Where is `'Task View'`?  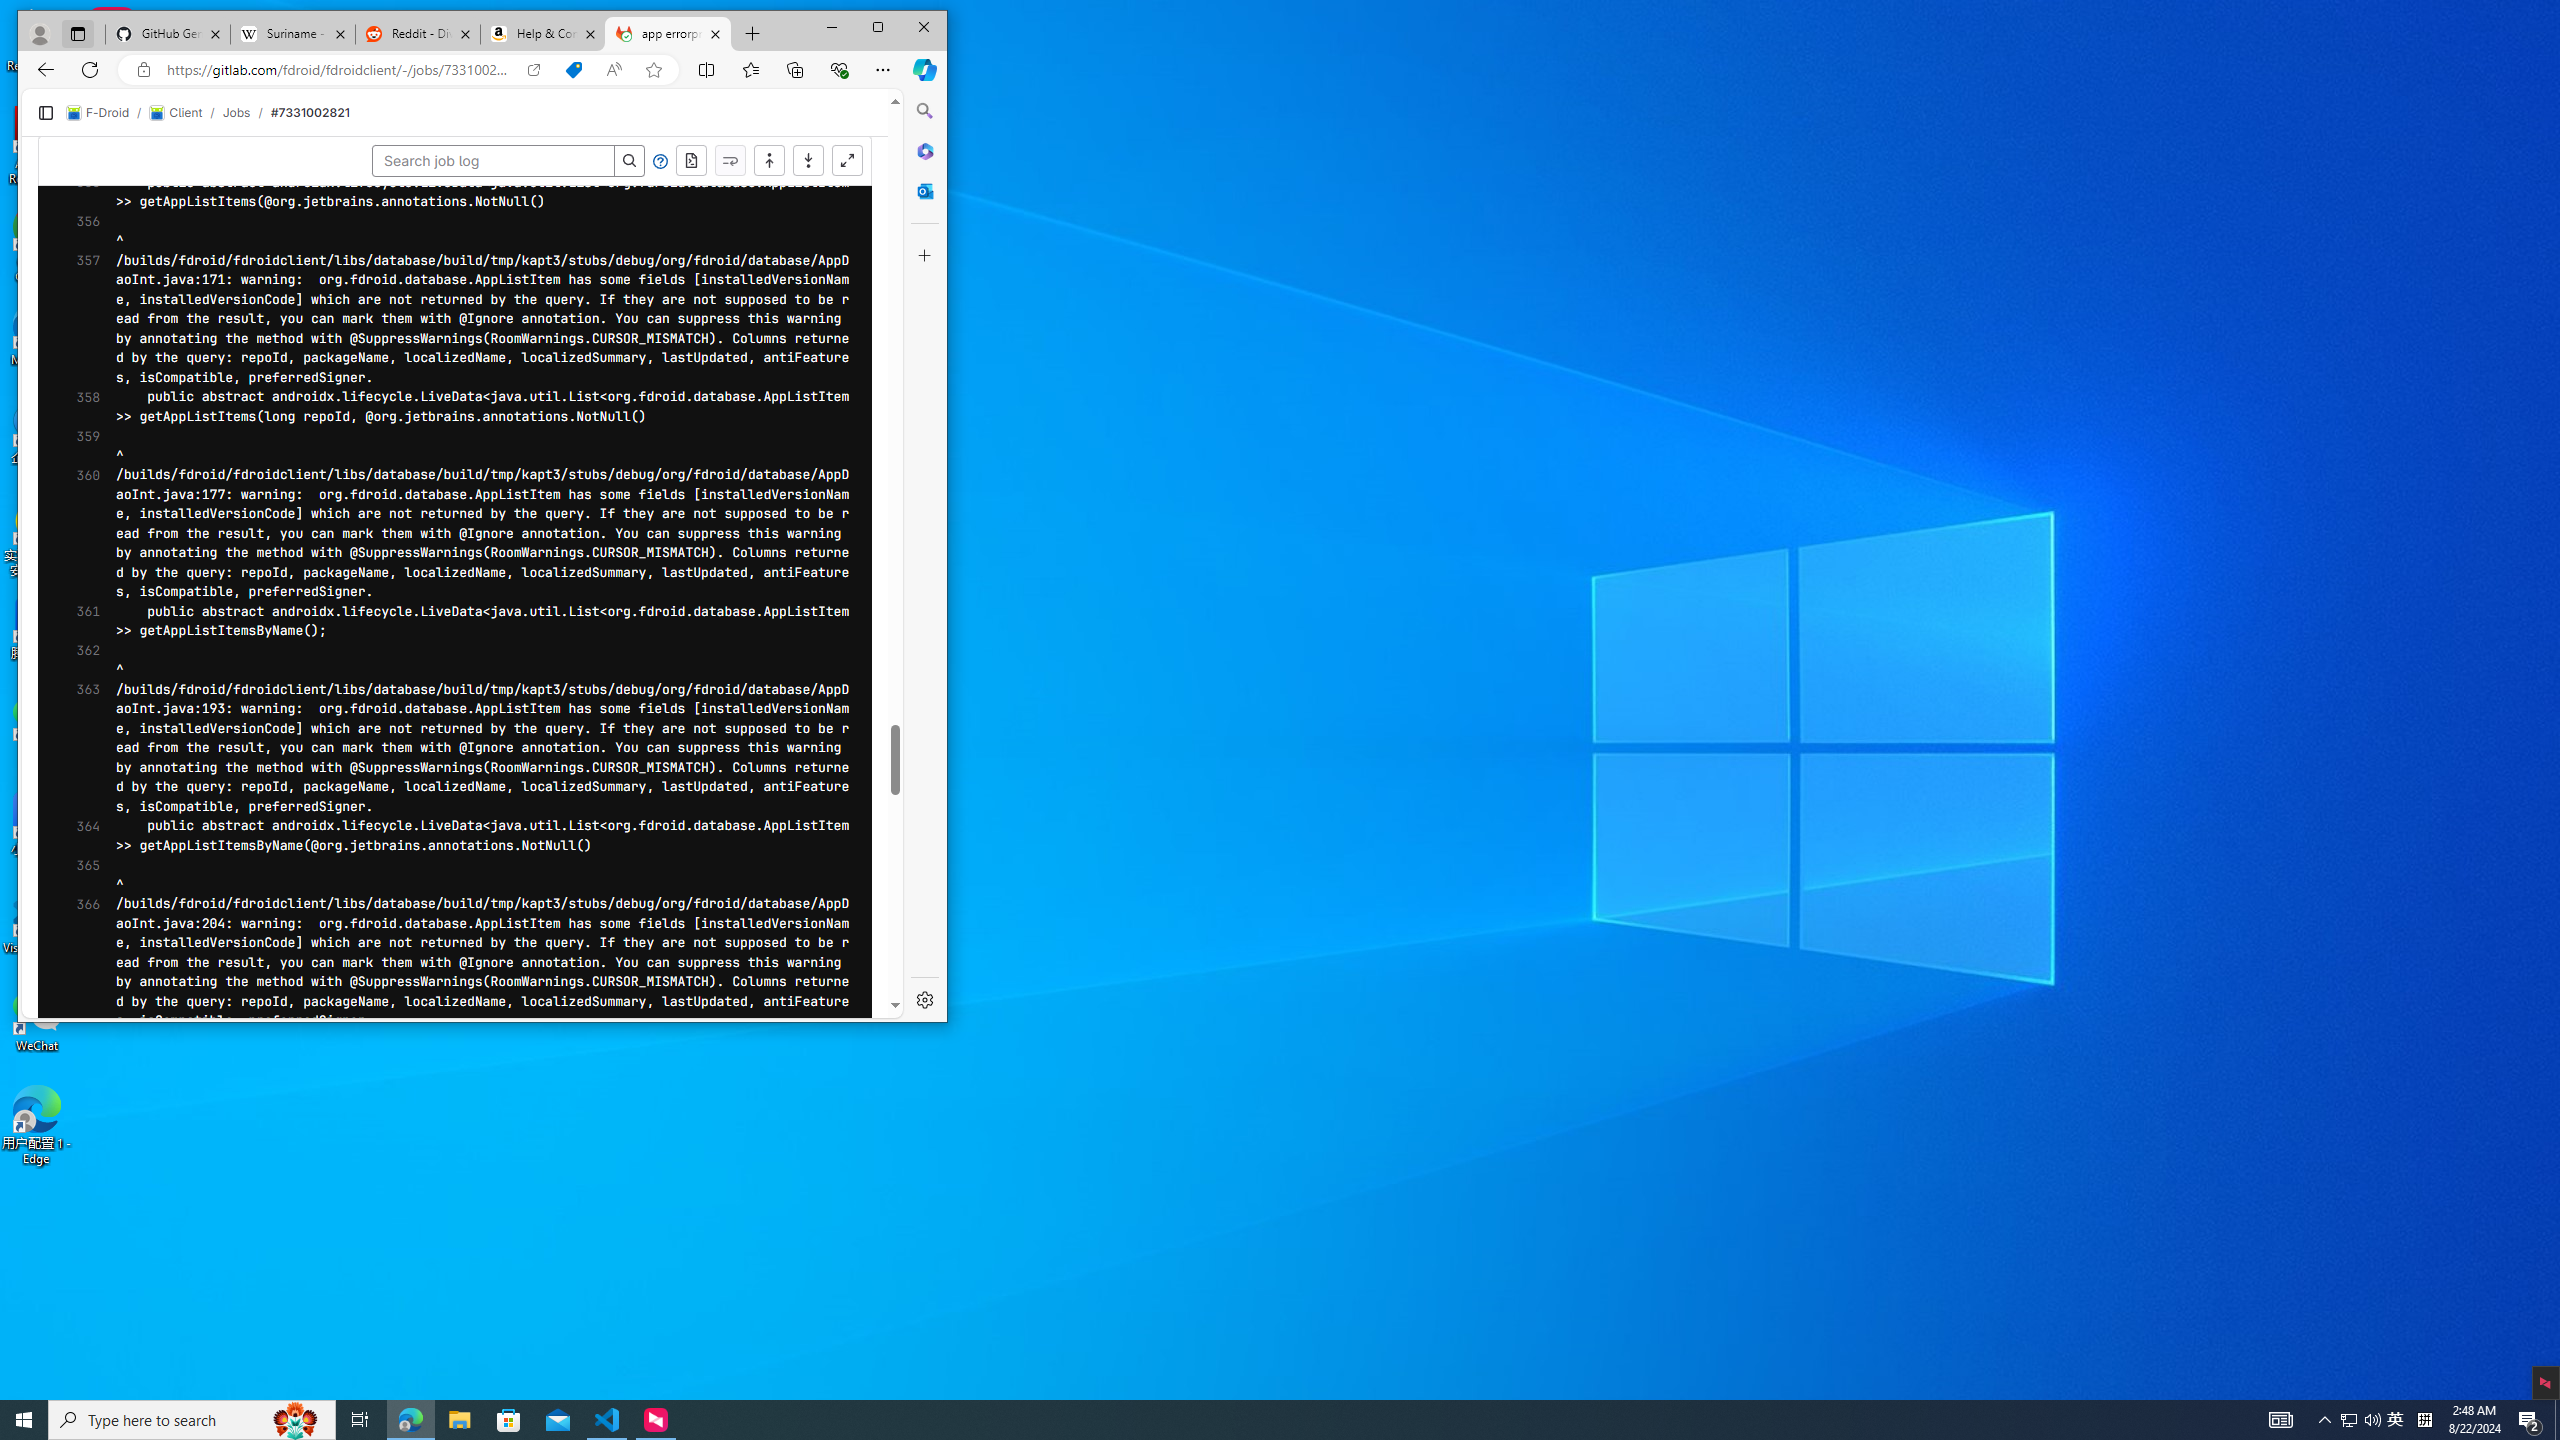 'Task View' is located at coordinates (358, 1418).